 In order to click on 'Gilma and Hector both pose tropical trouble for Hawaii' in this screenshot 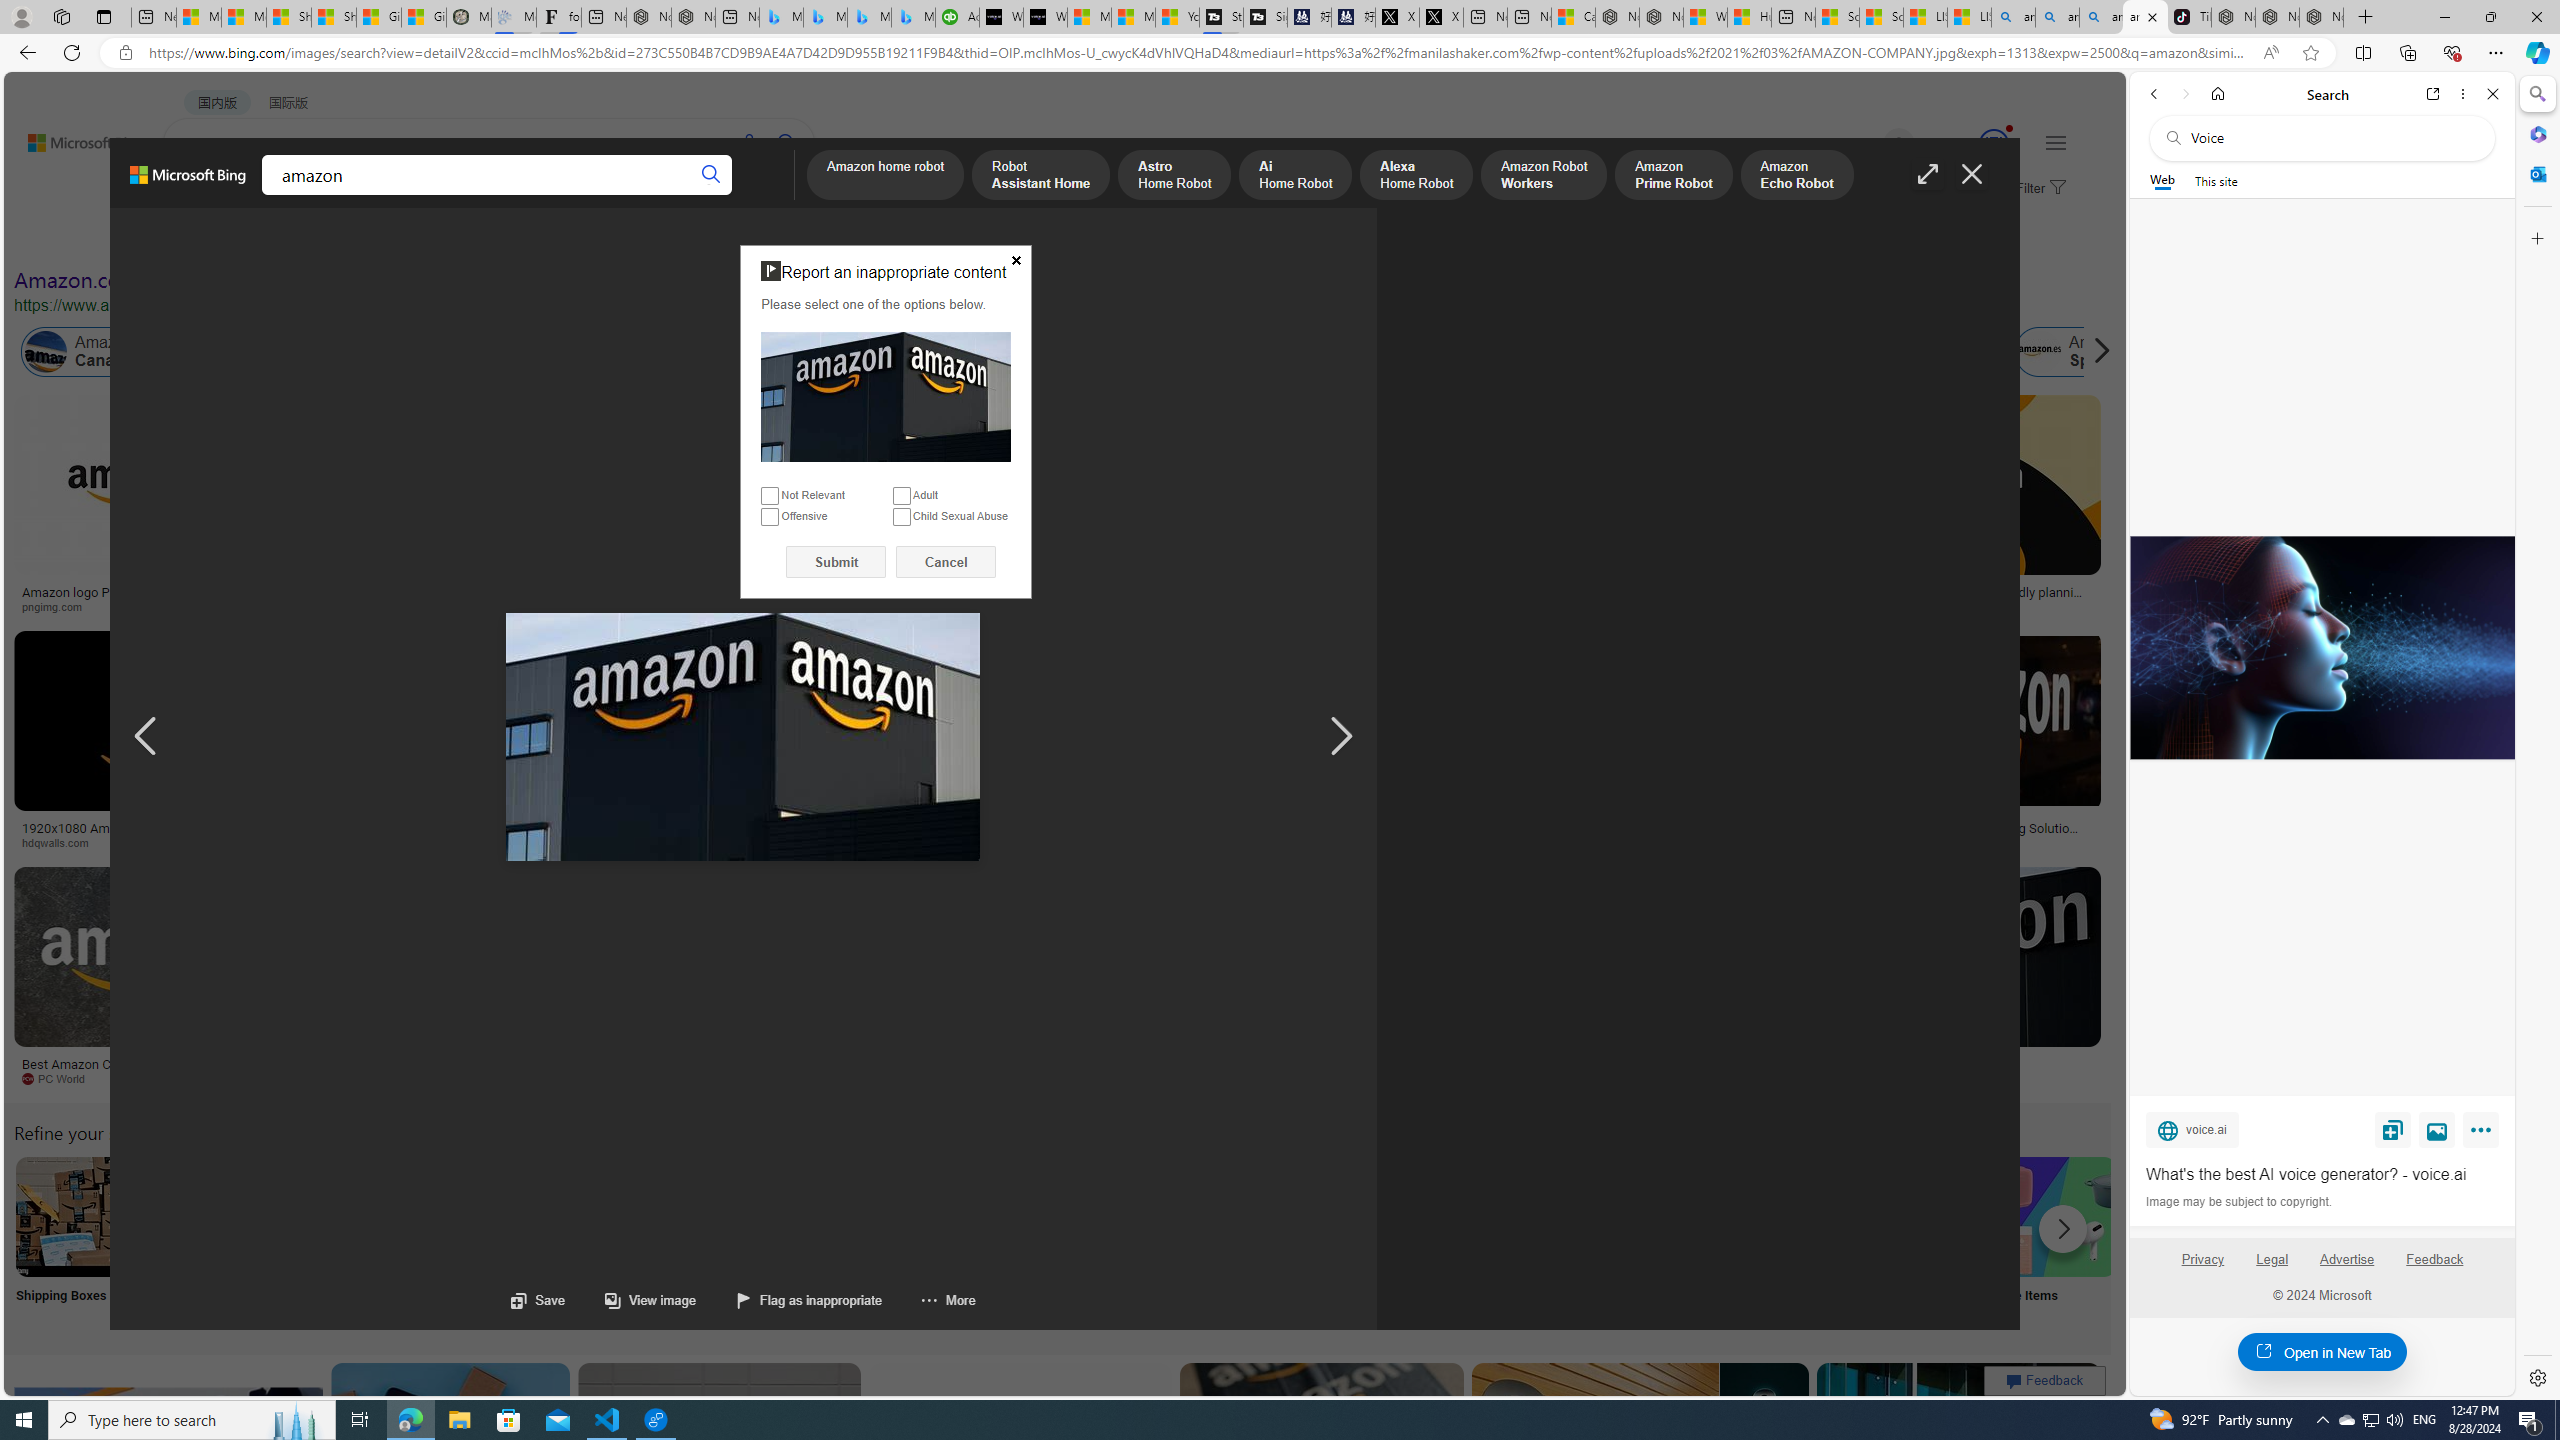, I will do `click(423, 16)`.